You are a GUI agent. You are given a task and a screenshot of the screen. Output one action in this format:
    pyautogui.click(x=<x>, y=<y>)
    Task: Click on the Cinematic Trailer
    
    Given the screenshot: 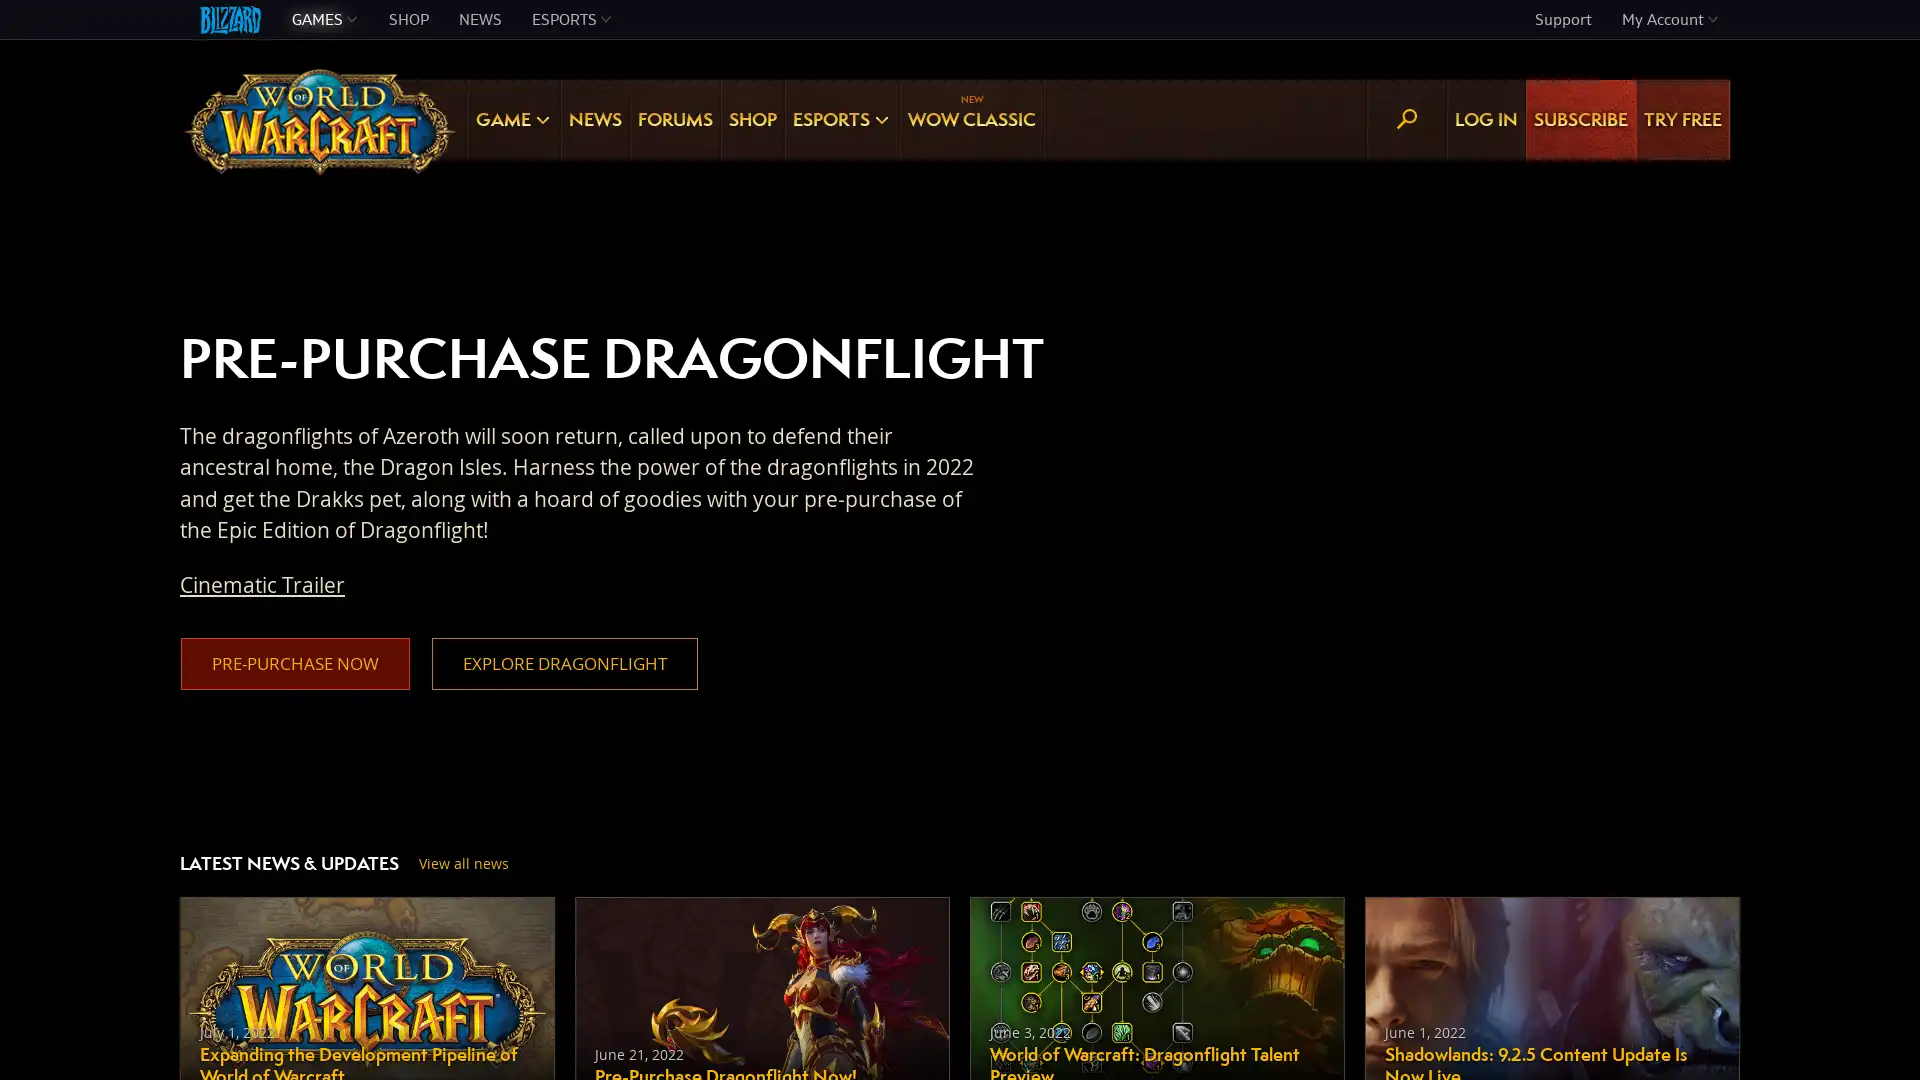 What is the action you would take?
    pyautogui.click(x=261, y=584)
    